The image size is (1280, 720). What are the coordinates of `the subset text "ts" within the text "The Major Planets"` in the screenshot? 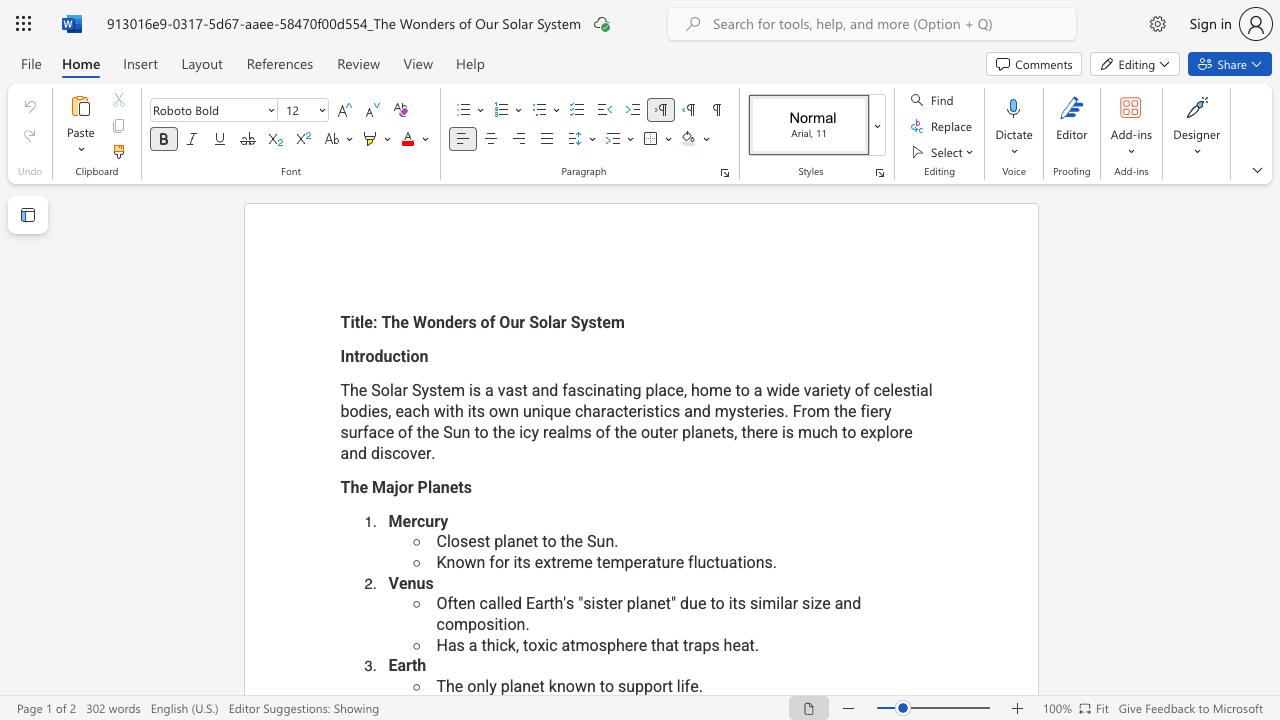 It's located at (457, 487).